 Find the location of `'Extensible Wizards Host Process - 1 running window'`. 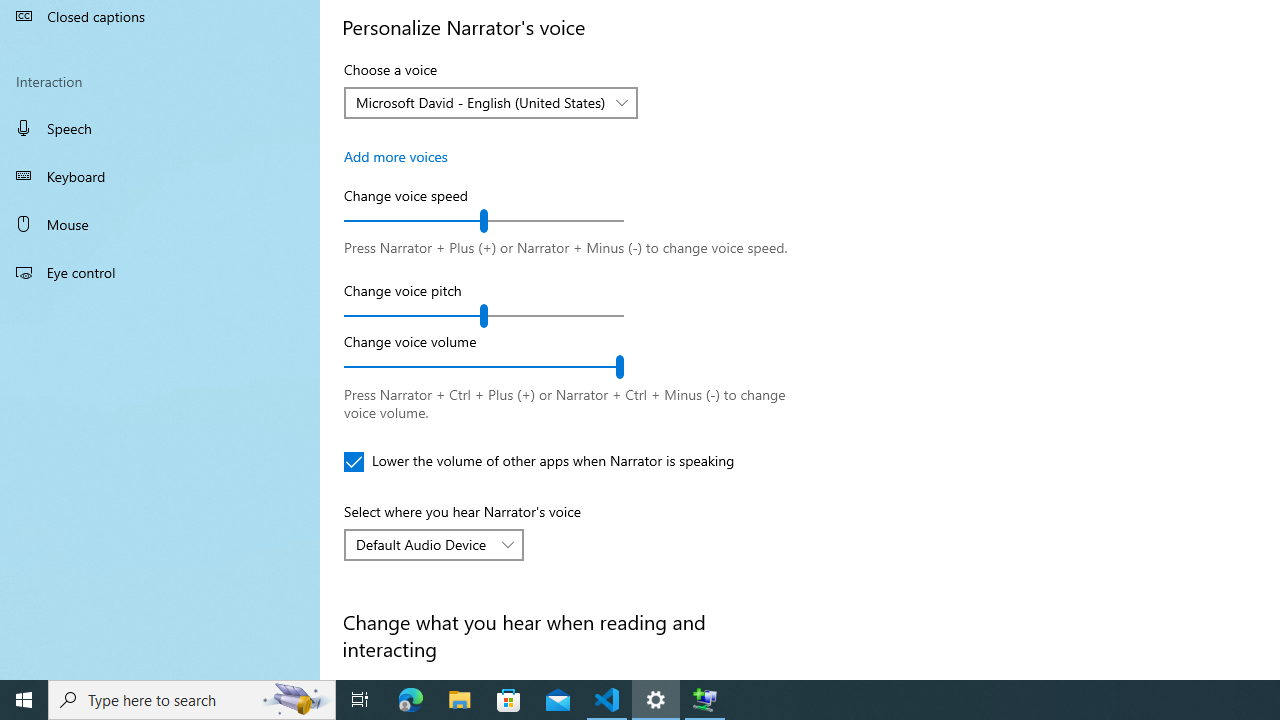

'Extensible Wizards Host Process - 1 running window' is located at coordinates (705, 698).